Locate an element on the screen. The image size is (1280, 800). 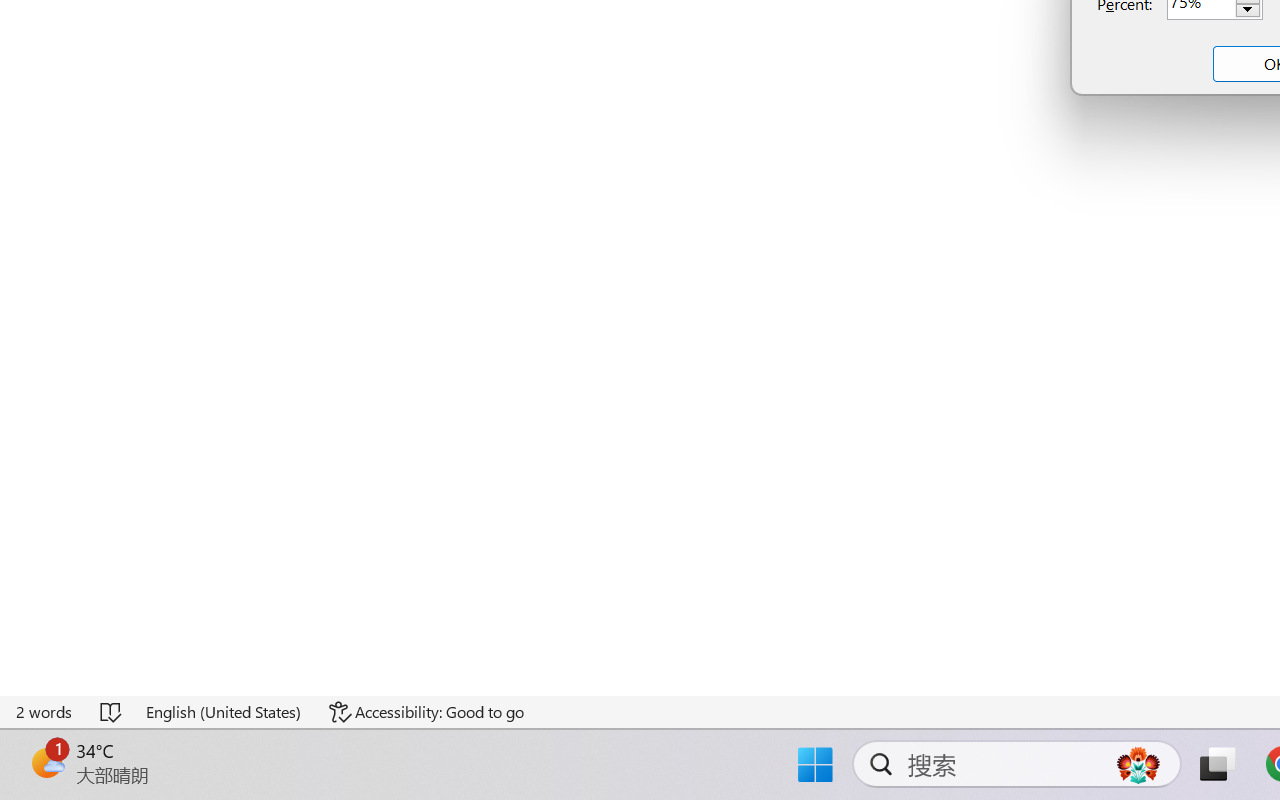
'Language English (United States)' is located at coordinates (224, 711).